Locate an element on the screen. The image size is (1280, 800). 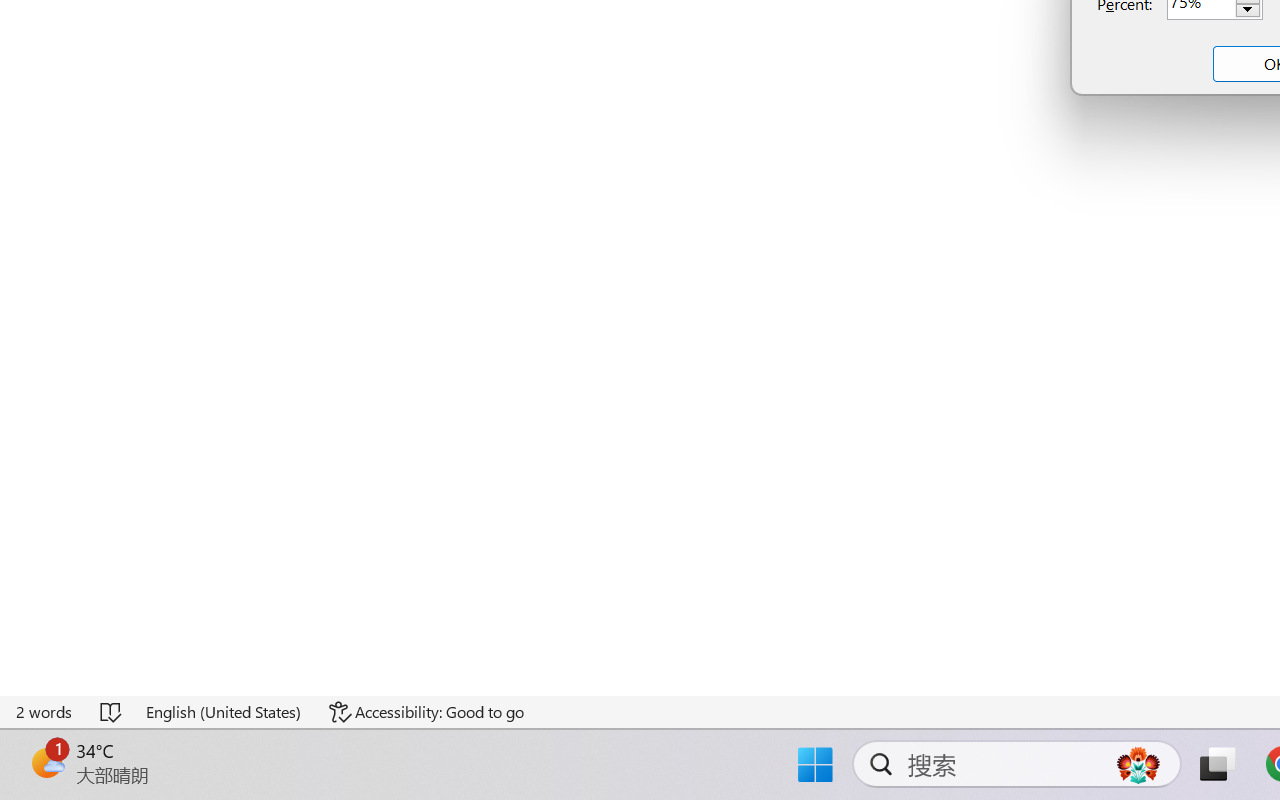
'Language English (United States)' is located at coordinates (224, 711).